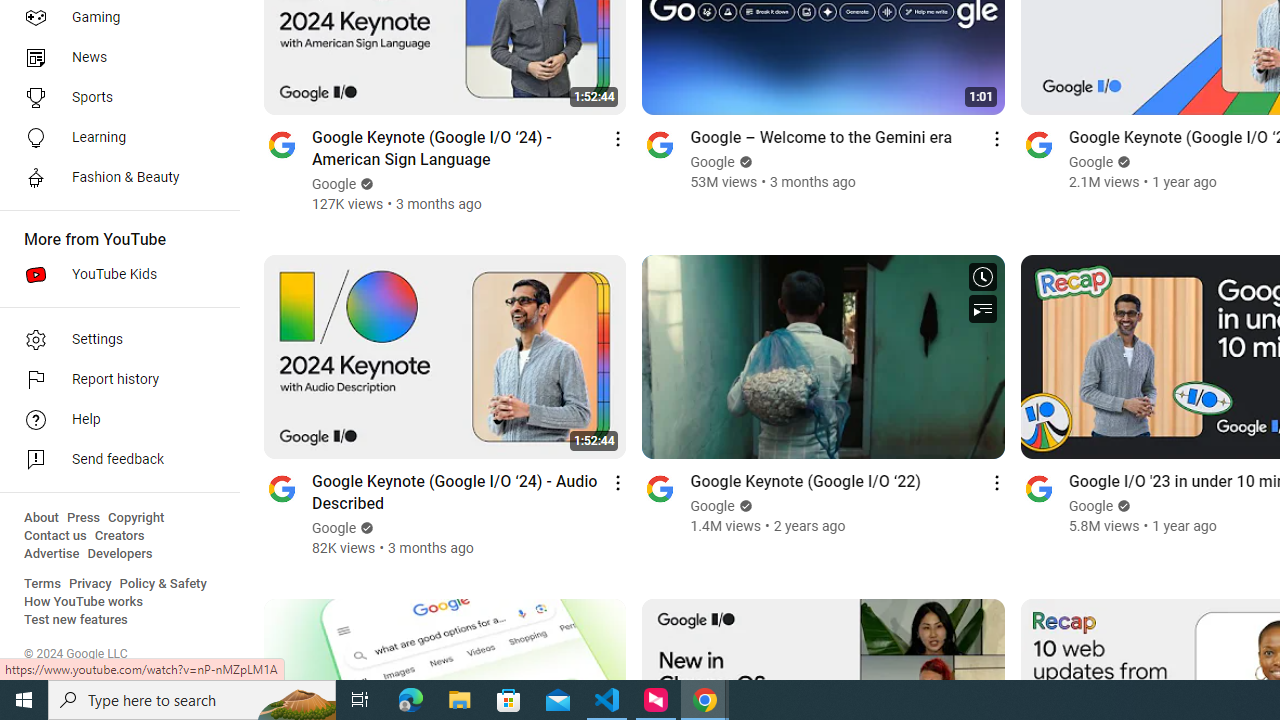 The height and width of the screenshot is (720, 1280). Describe the element at coordinates (42, 584) in the screenshot. I see `'Terms'` at that location.